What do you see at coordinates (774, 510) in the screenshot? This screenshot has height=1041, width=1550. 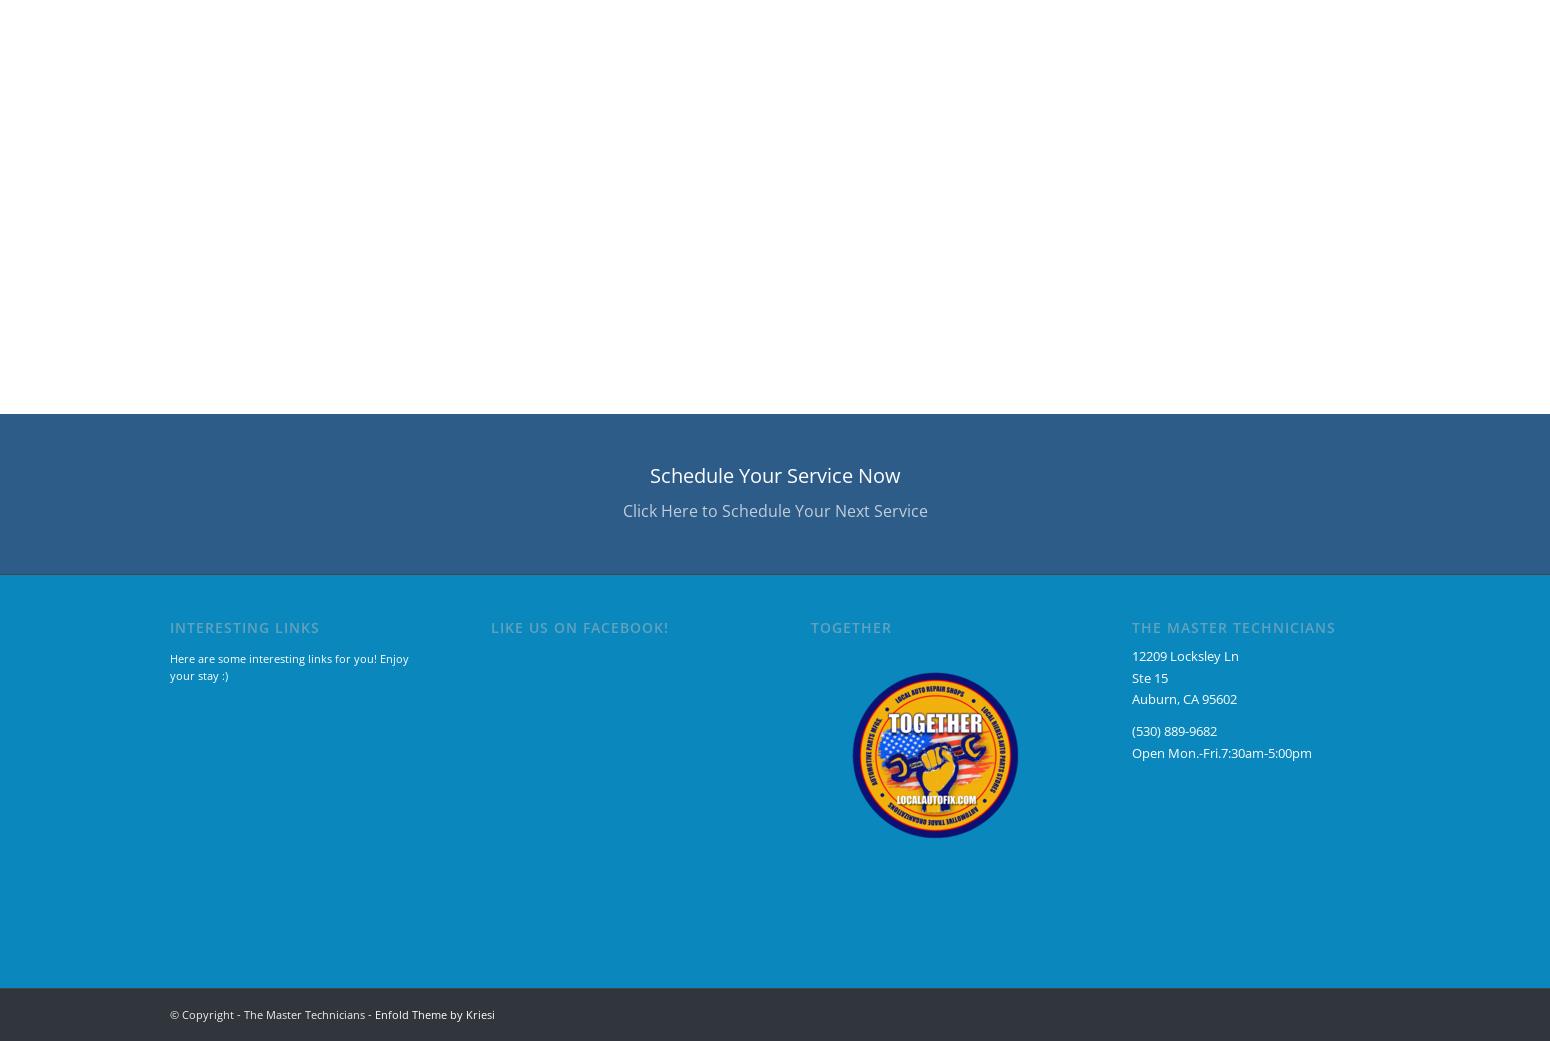 I see `'Click Here to Schedule Your Next Service'` at bounding box center [774, 510].